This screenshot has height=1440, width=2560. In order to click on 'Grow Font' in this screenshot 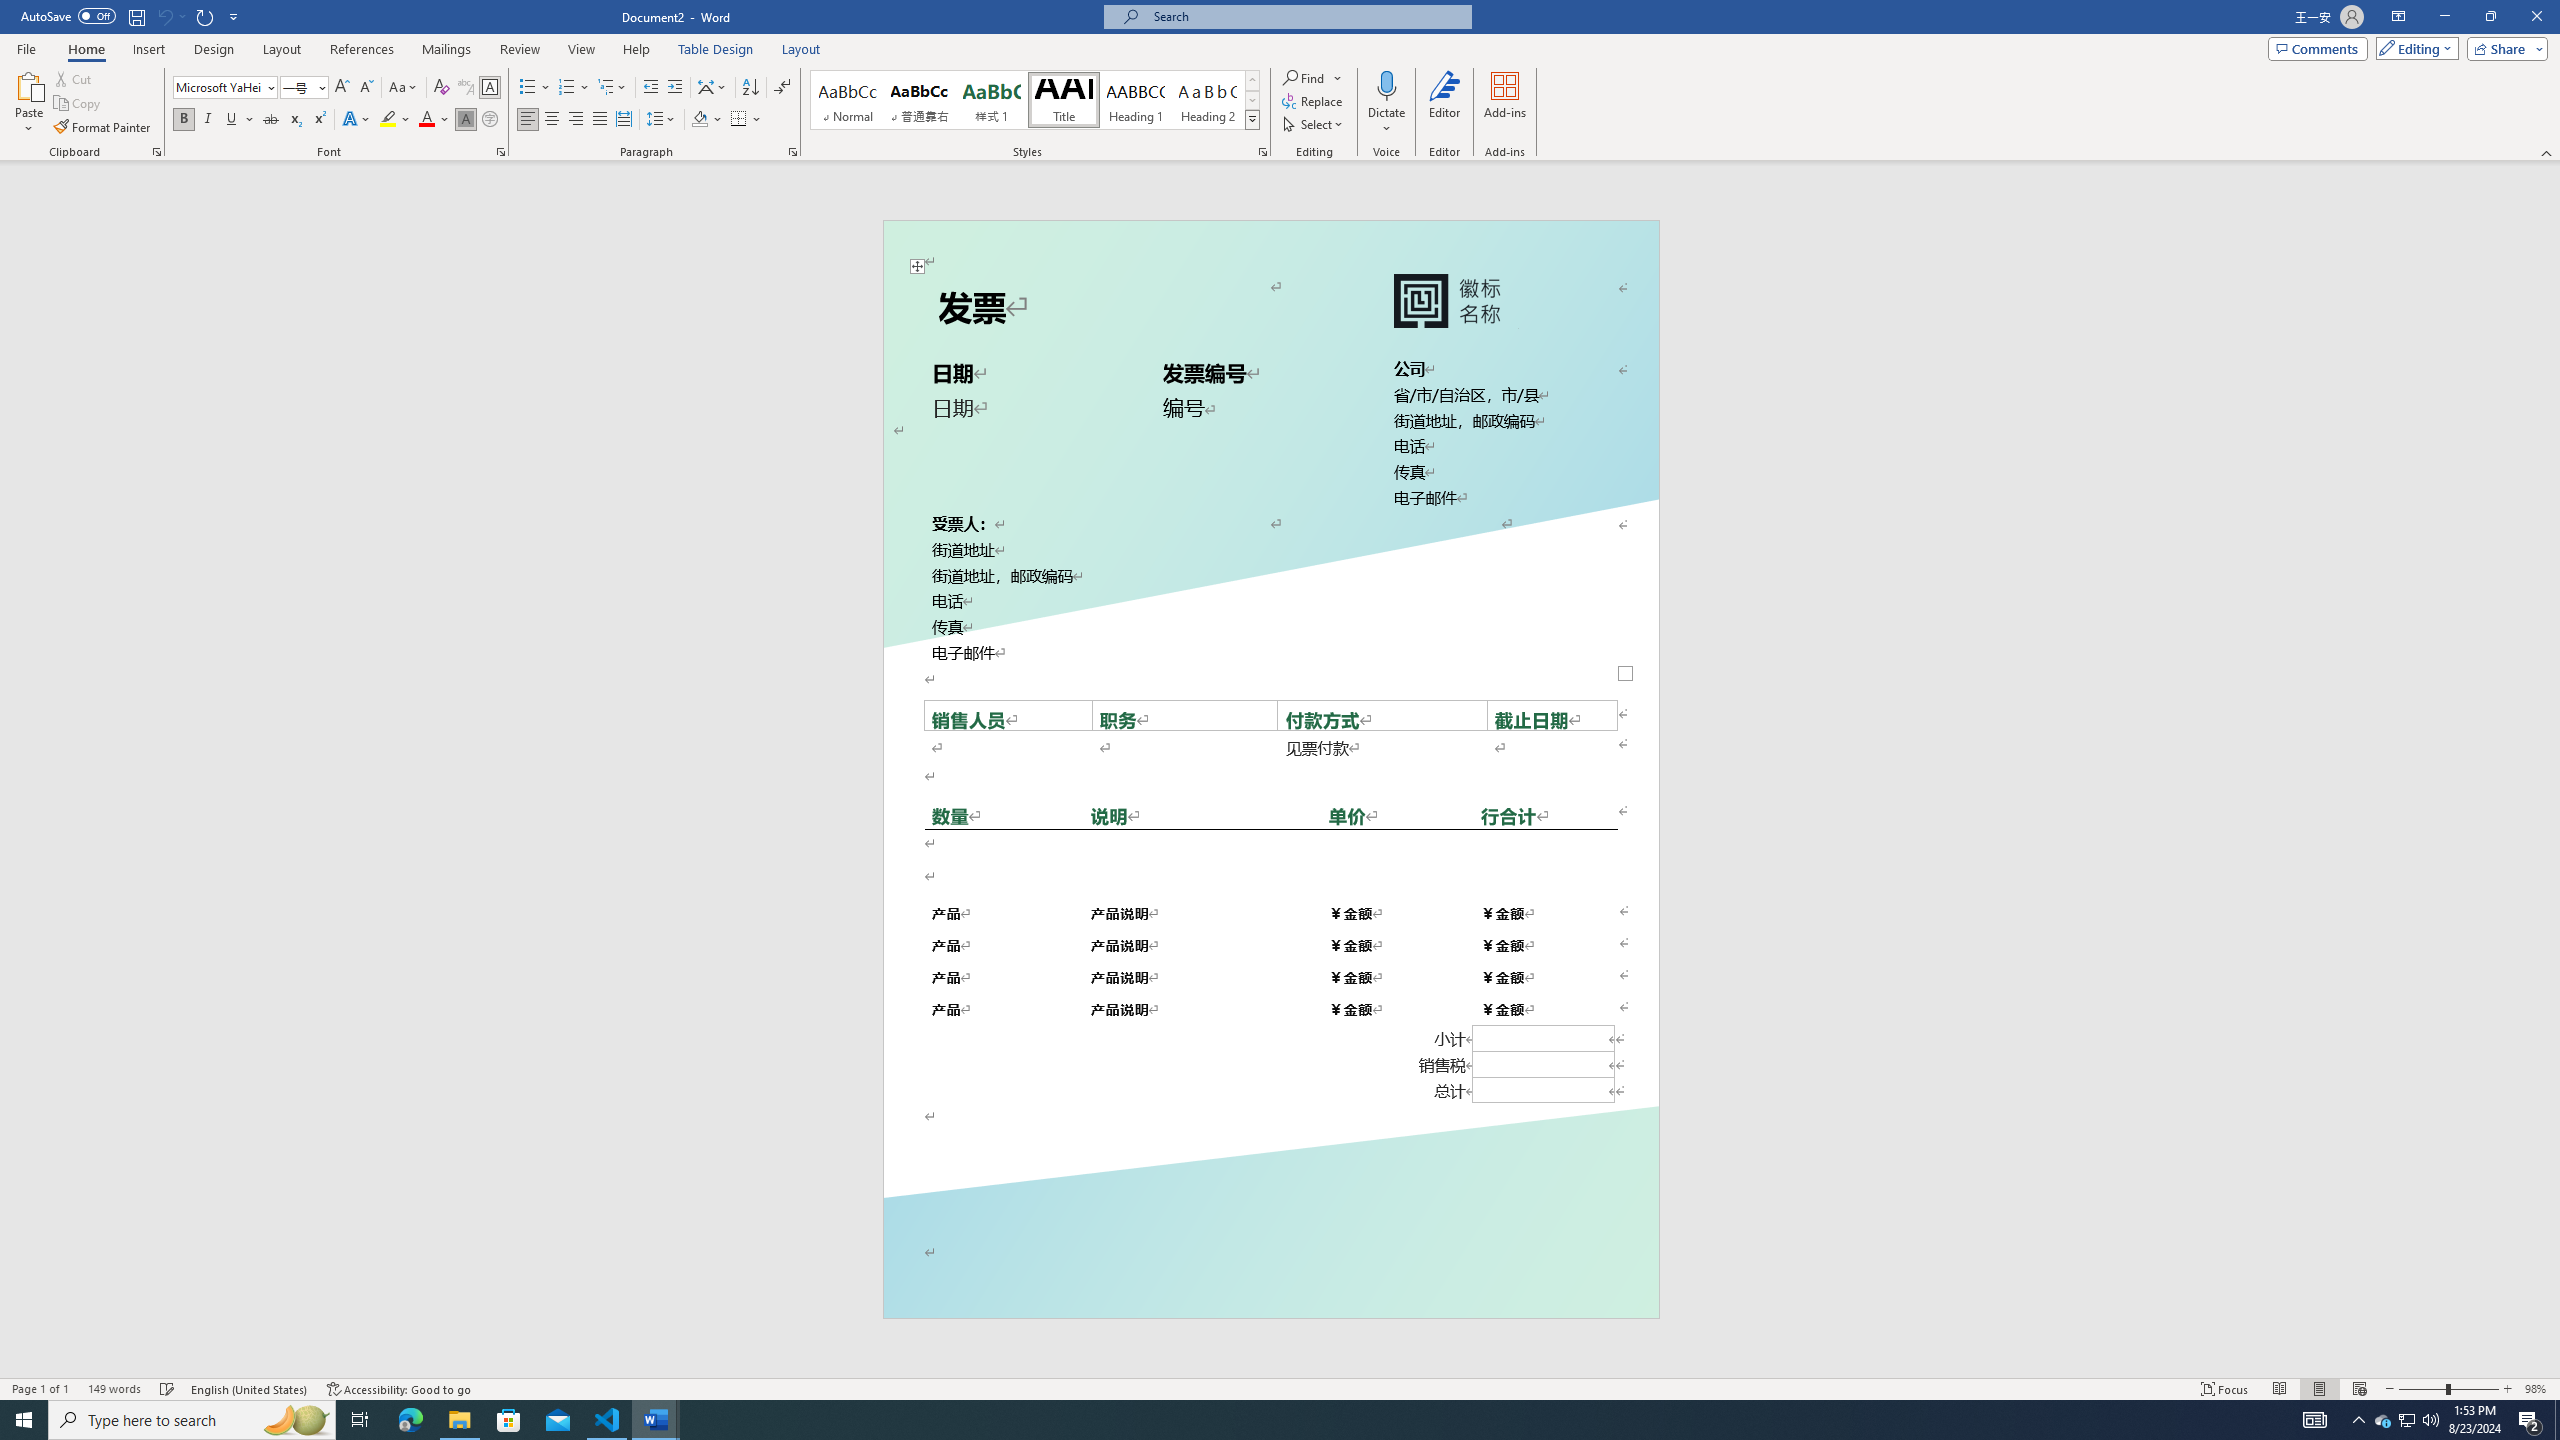, I will do `click(341, 87)`.